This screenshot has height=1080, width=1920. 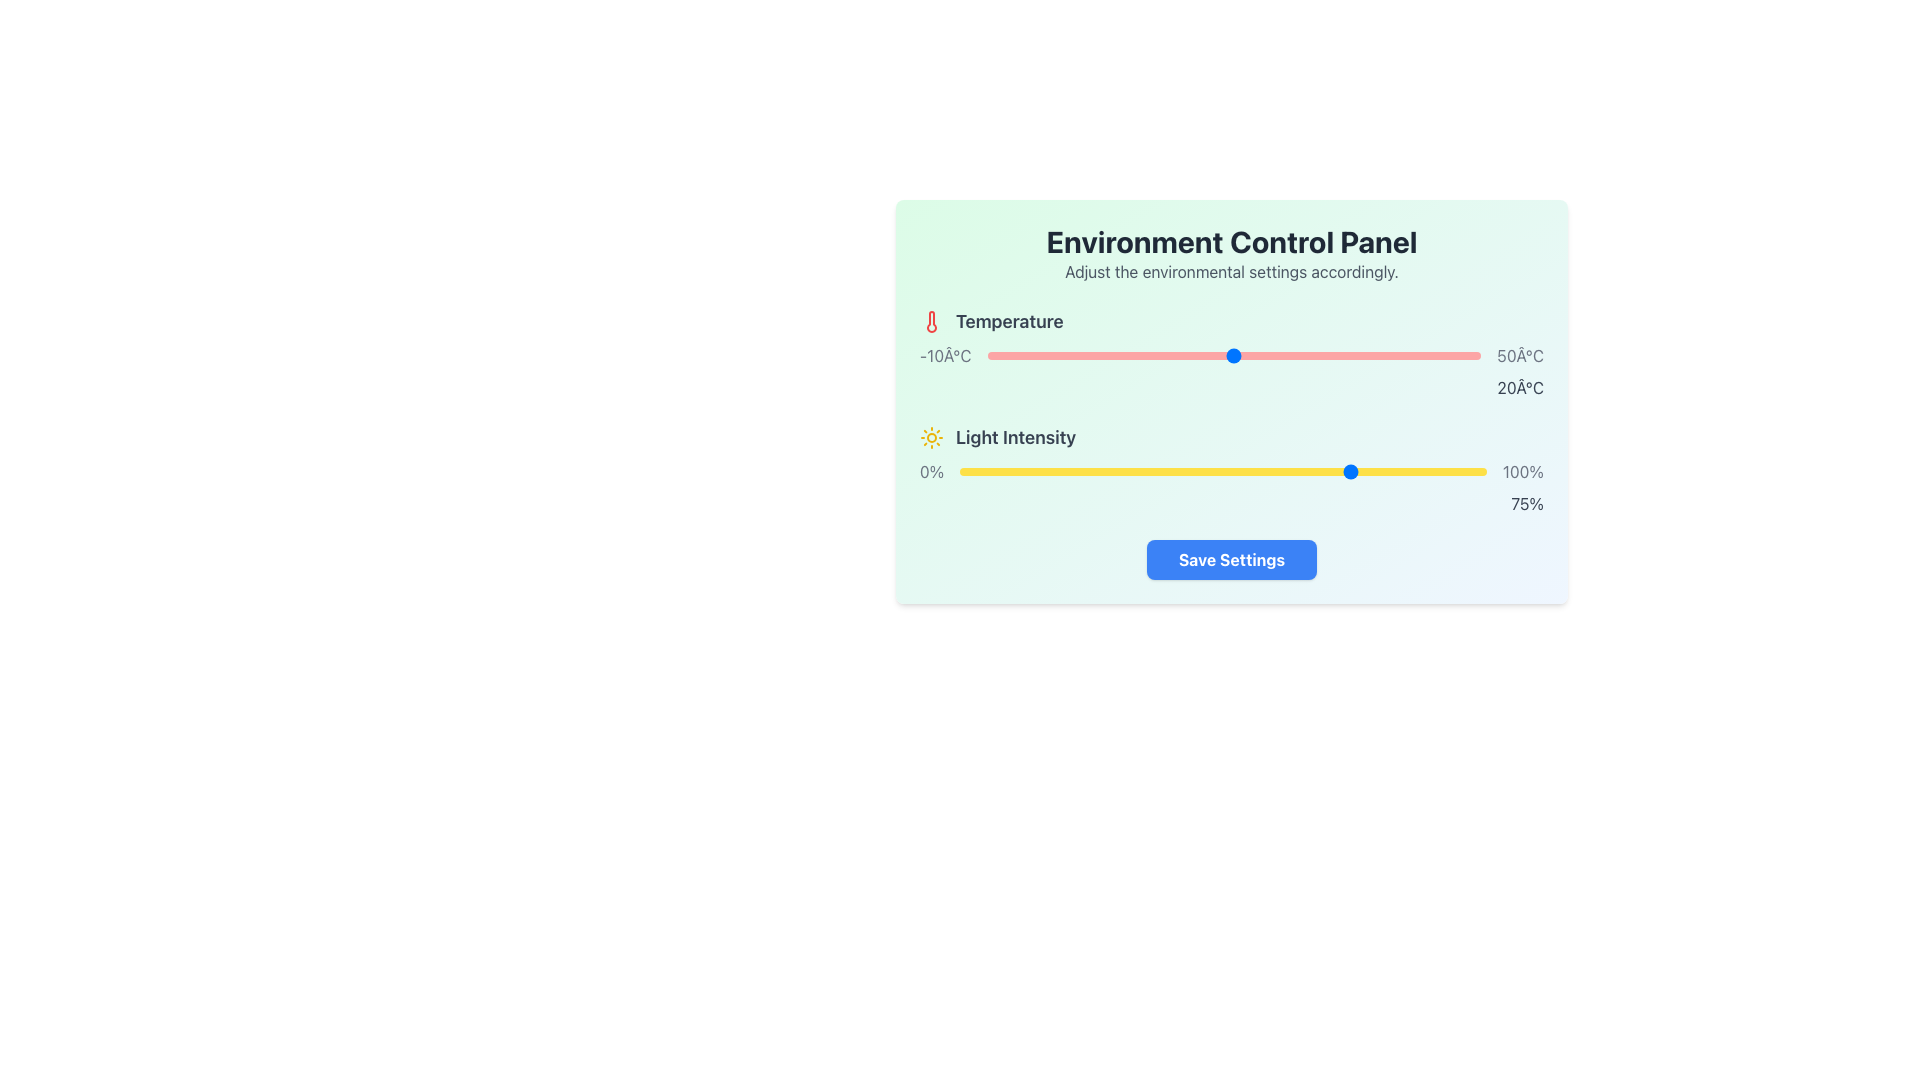 What do you see at coordinates (1380, 471) in the screenshot?
I see `the light intensity` at bounding box center [1380, 471].